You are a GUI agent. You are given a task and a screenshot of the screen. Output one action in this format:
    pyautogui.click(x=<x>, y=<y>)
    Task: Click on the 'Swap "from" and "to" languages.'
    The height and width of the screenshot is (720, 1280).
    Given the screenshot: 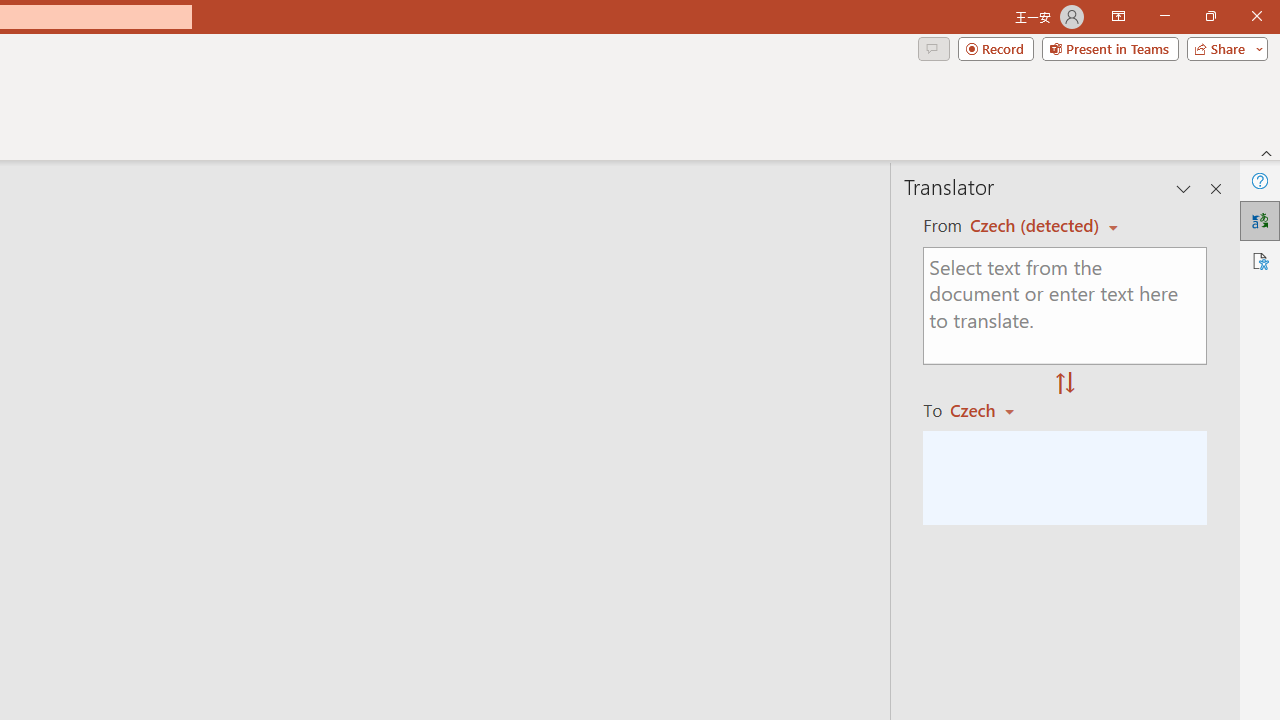 What is the action you would take?
    pyautogui.click(x=1064, y=384)
    